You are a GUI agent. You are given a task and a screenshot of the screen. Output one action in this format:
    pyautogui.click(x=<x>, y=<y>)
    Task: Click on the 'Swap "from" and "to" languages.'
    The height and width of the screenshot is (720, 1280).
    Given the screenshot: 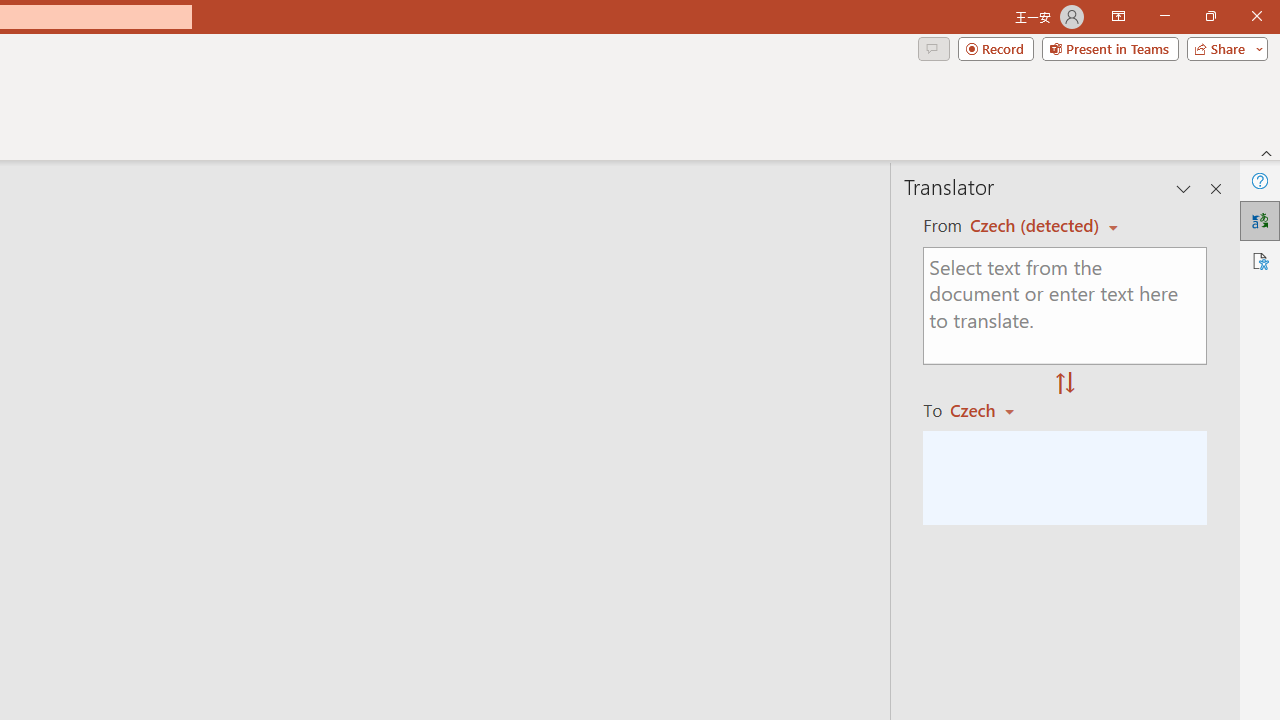 What is the action you would take?
    pyautogui.click(x=1064, y=384)
    